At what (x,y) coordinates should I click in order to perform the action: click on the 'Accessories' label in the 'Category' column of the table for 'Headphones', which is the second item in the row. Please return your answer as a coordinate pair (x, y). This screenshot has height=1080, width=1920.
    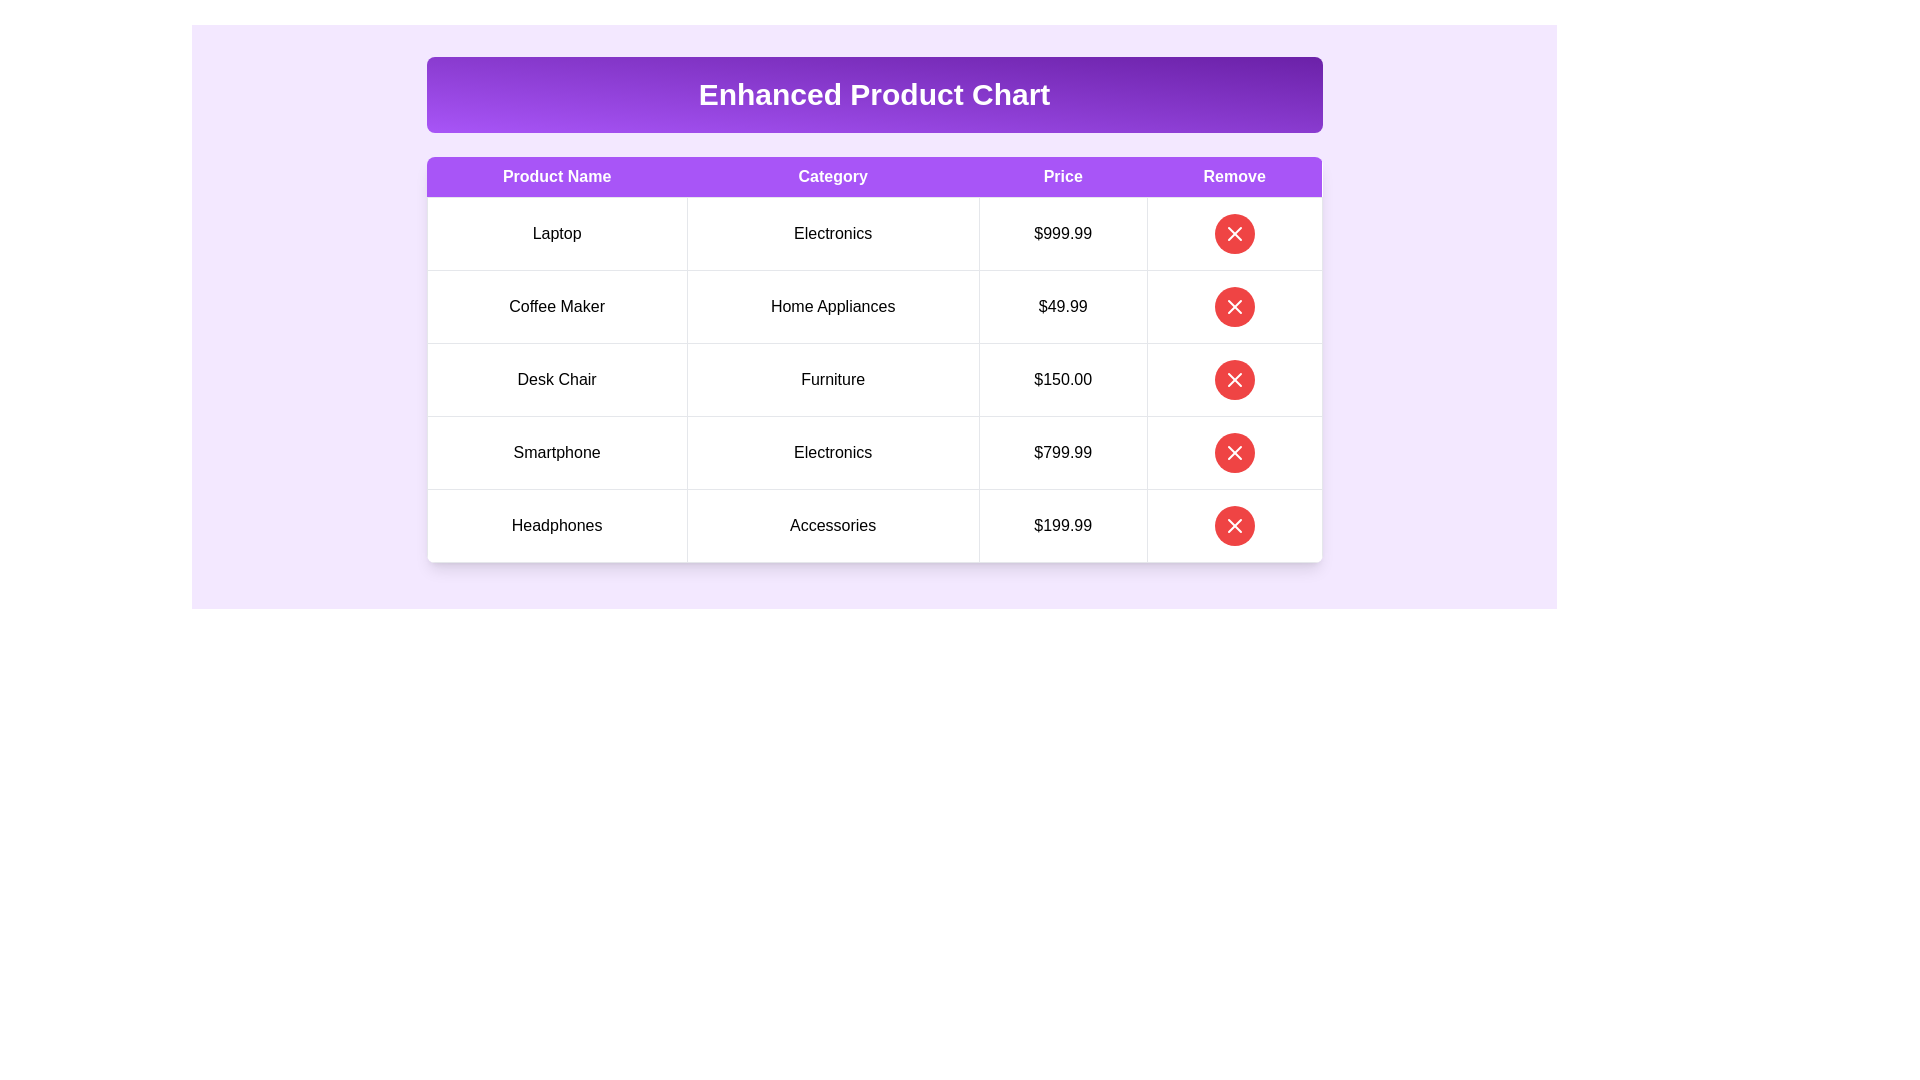
    Looking at the image, I should click on (833, 524).